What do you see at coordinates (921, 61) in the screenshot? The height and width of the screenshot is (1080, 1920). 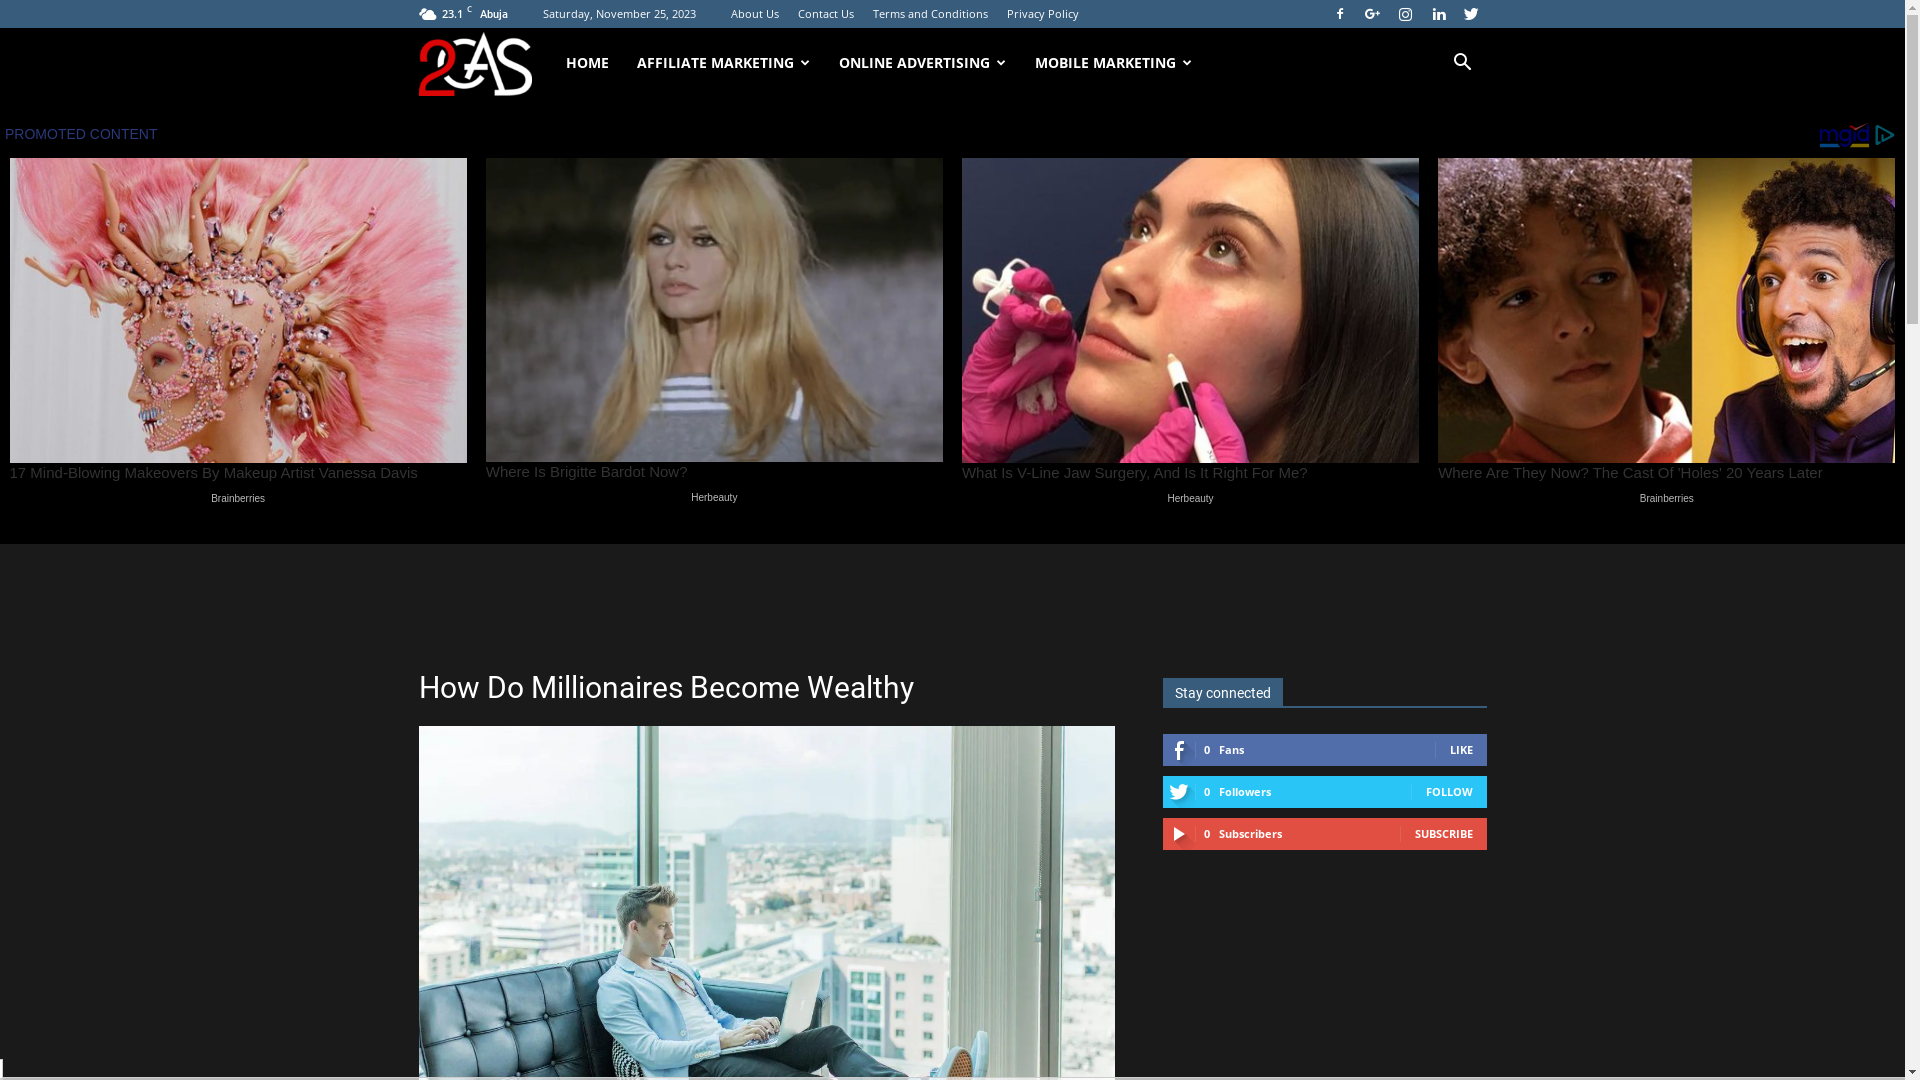 I see `'ONLINE ADVERTISING'` at bounding box center [921, 61].